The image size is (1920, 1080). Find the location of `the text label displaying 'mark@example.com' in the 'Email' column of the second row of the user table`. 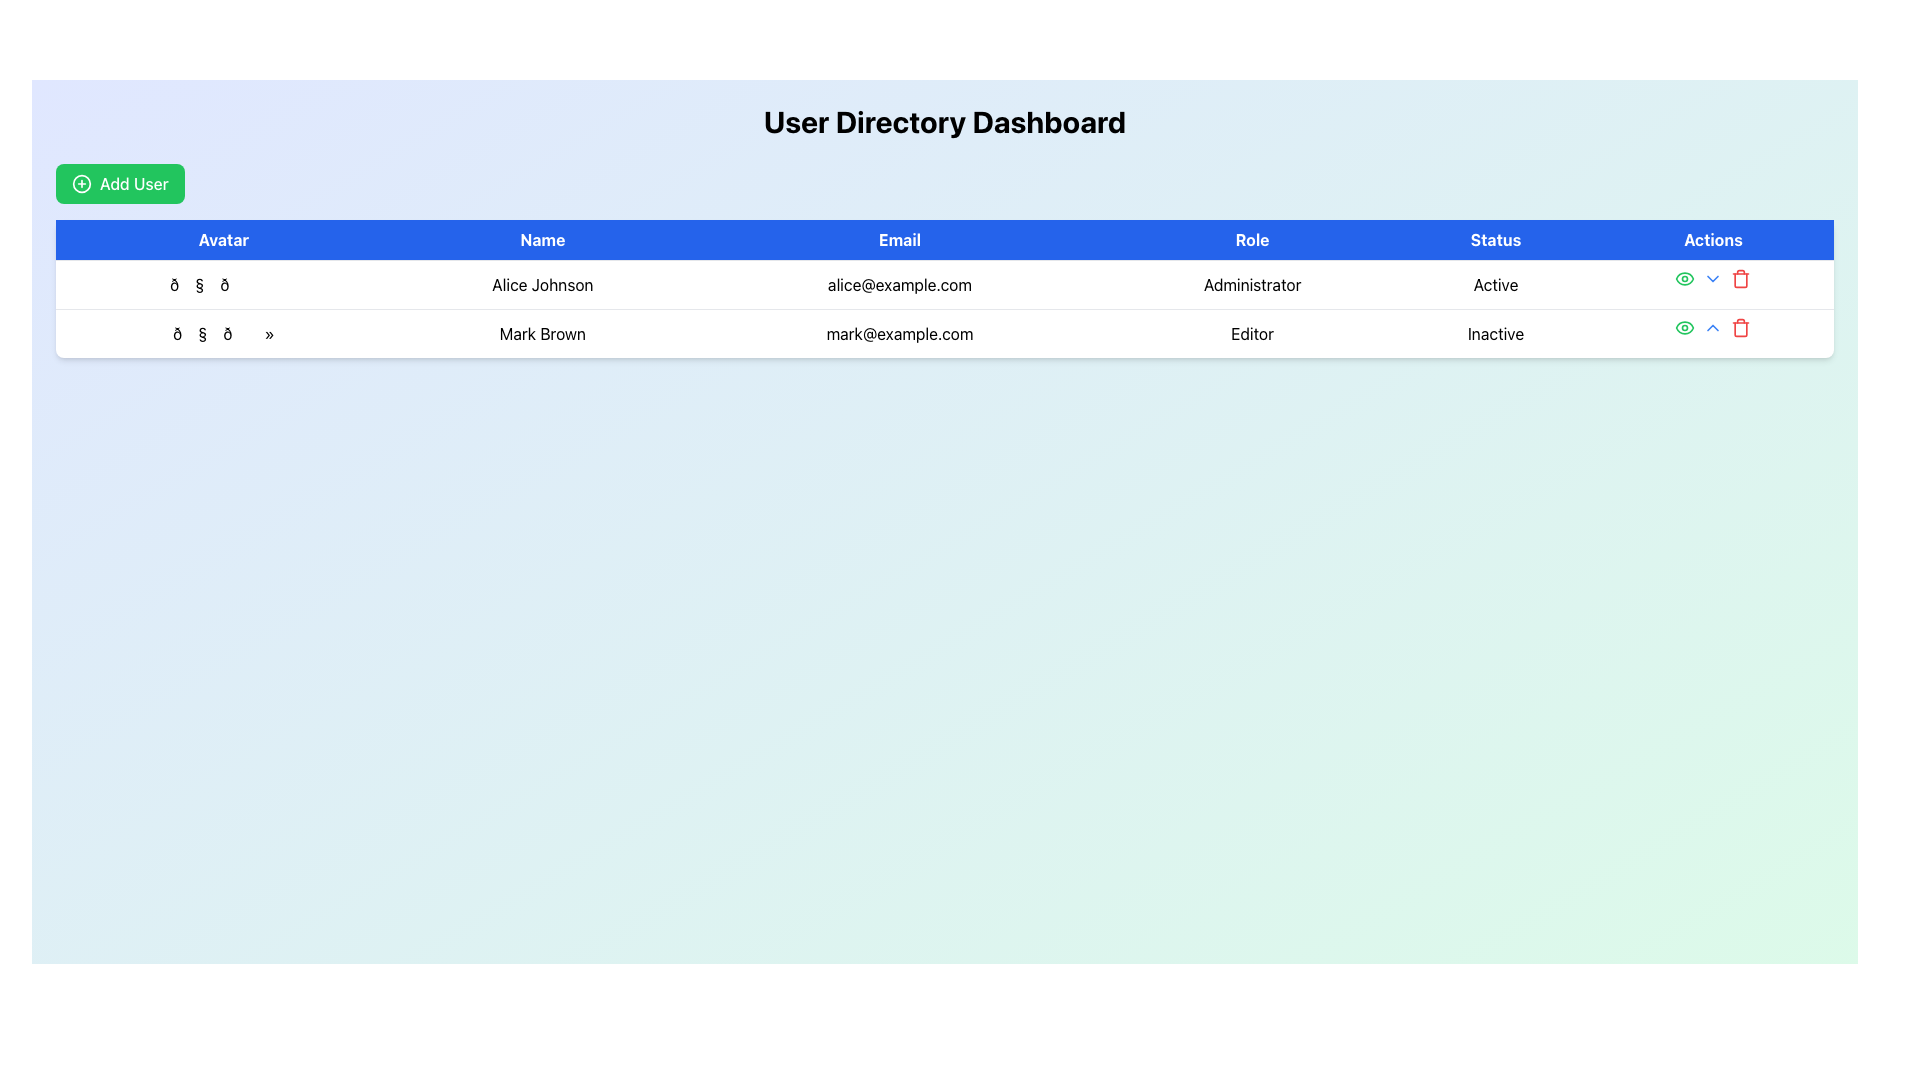

the text label displaying 'mark@example.com' in the 'Email' column of the second row of the user table is located at coordinates (899, 332).